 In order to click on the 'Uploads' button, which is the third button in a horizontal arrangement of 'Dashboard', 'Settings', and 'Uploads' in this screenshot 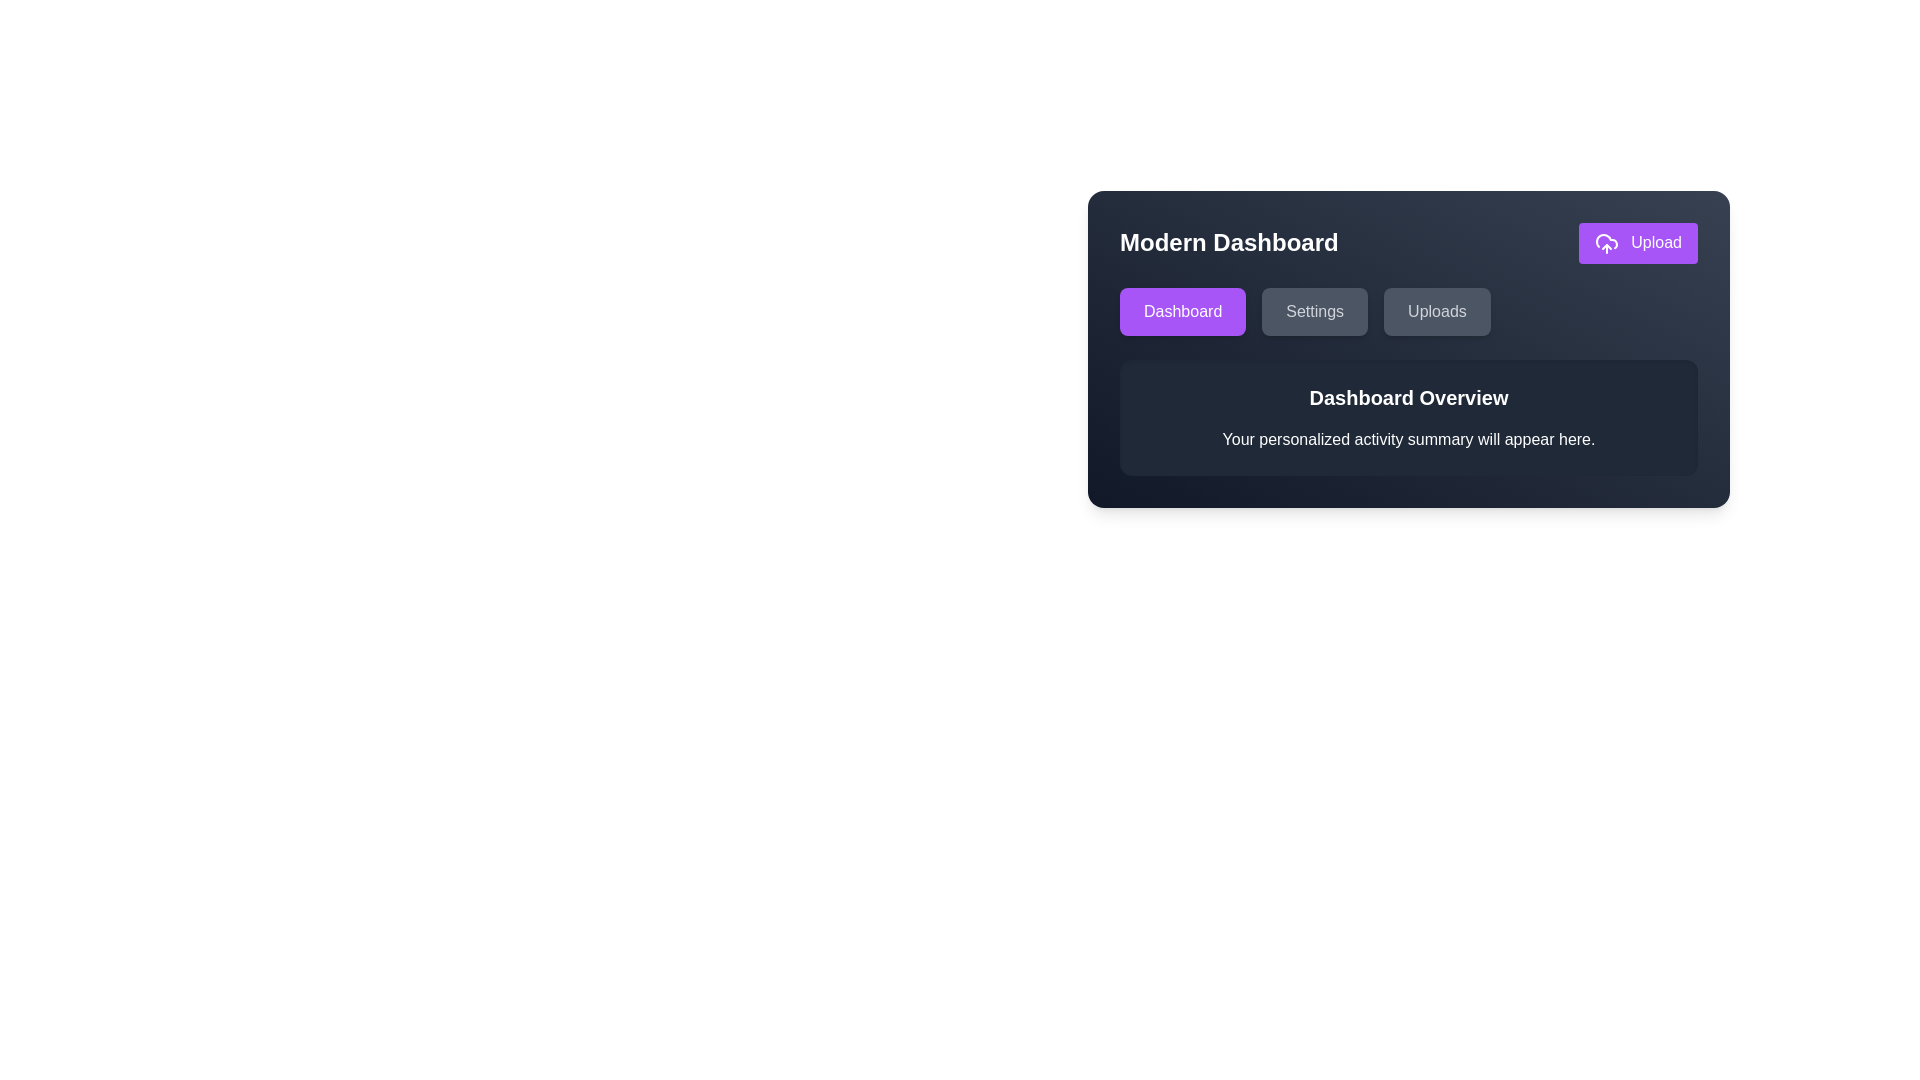, I will do `click(1436, 311)`.